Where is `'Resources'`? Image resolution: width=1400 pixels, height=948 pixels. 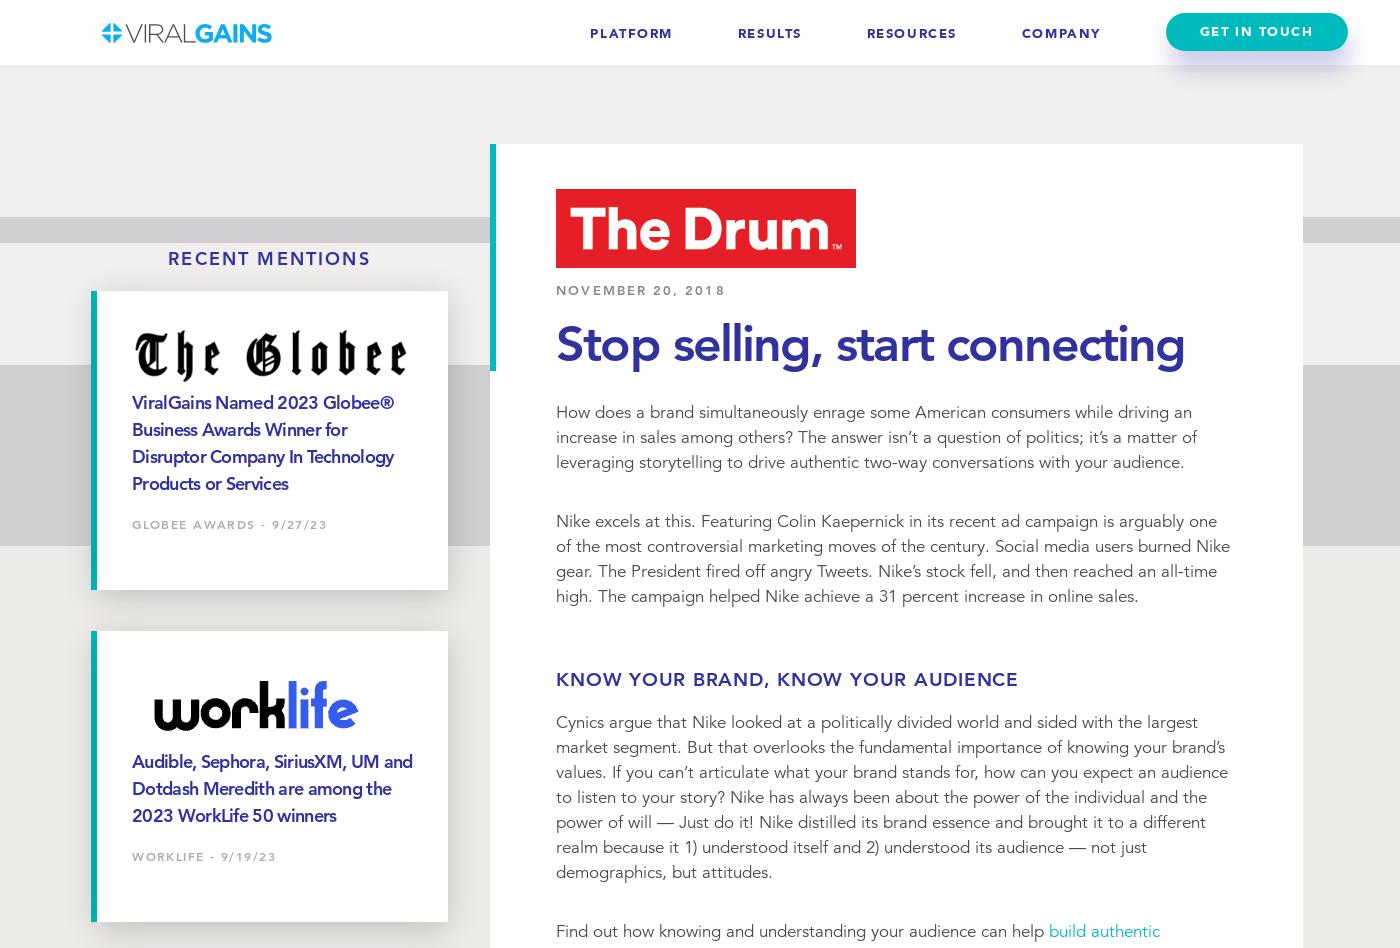
'Resources' is located at coordinates (910, 32).